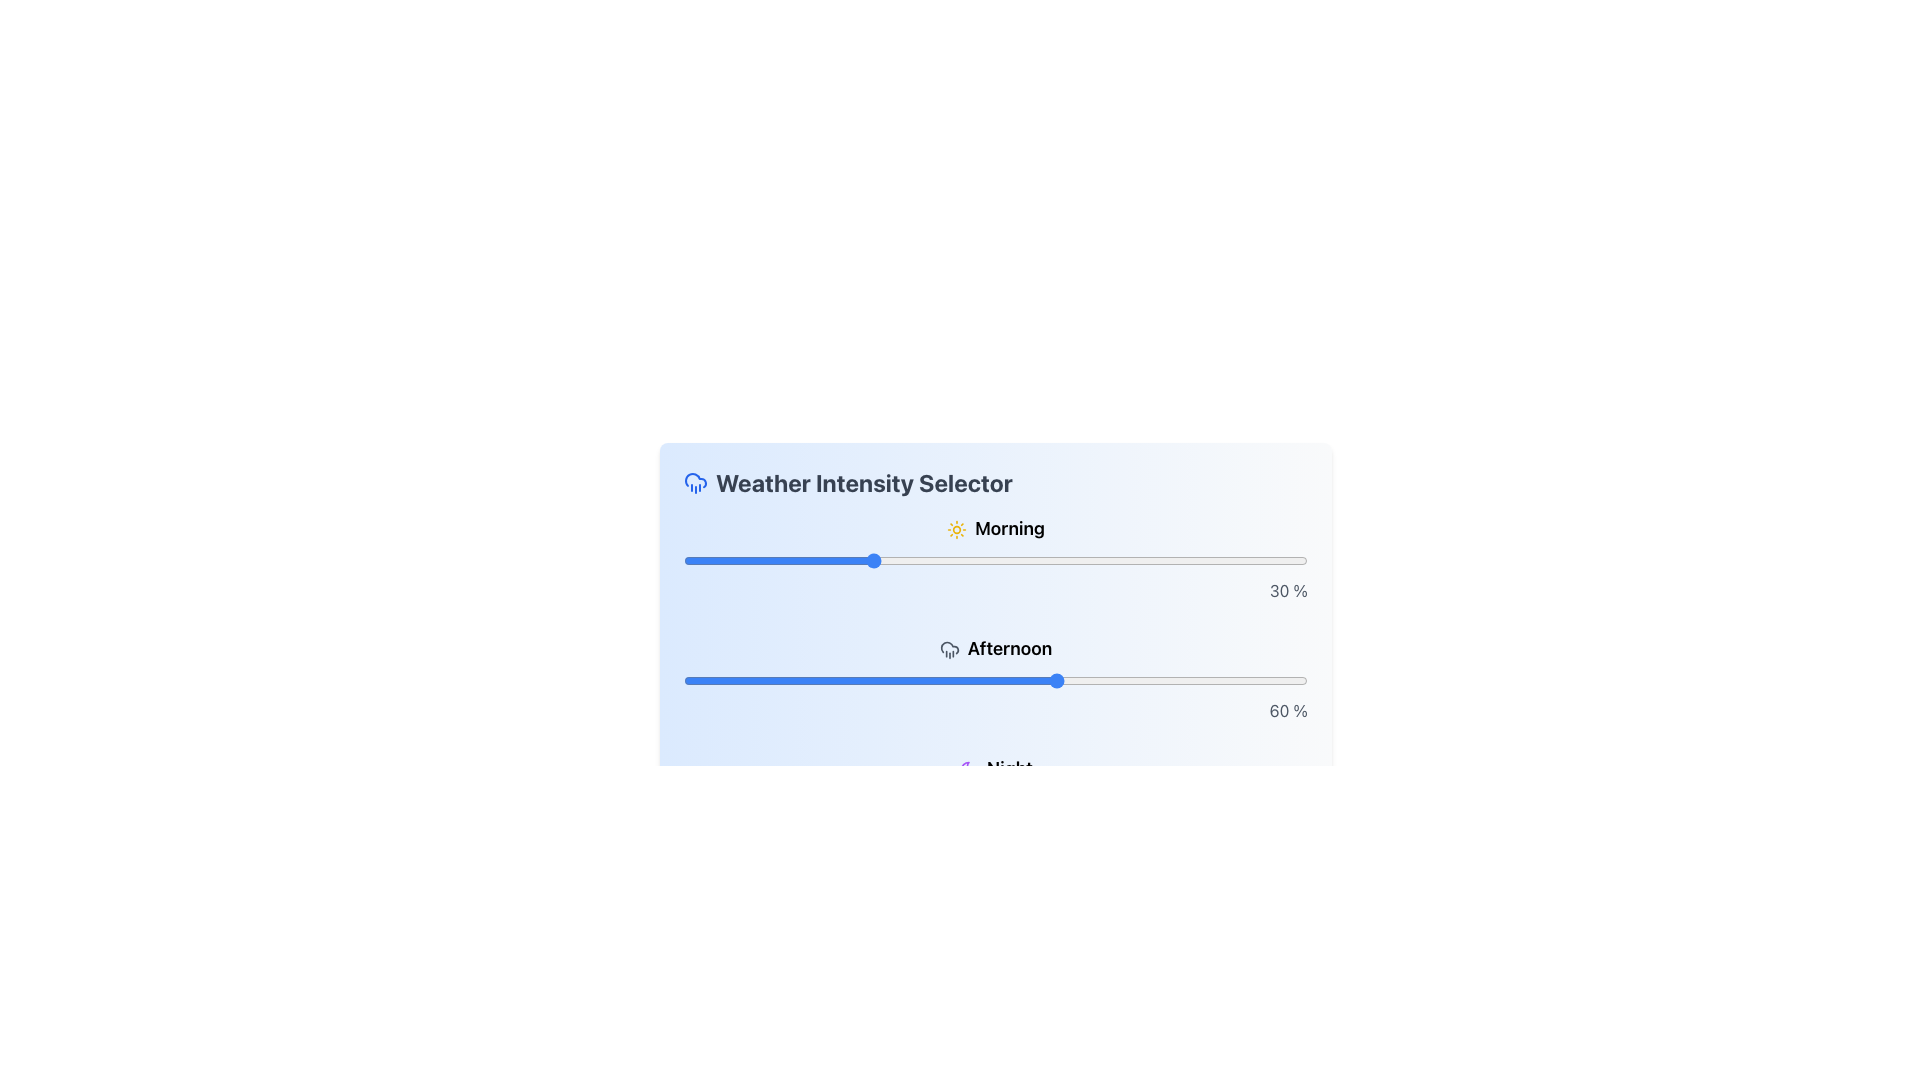 This screenshot has width=1920, height=1080. What do you see at coordinates (895, 800) in the screenshot?
I see `the slider` at bounding box center [895, 800].